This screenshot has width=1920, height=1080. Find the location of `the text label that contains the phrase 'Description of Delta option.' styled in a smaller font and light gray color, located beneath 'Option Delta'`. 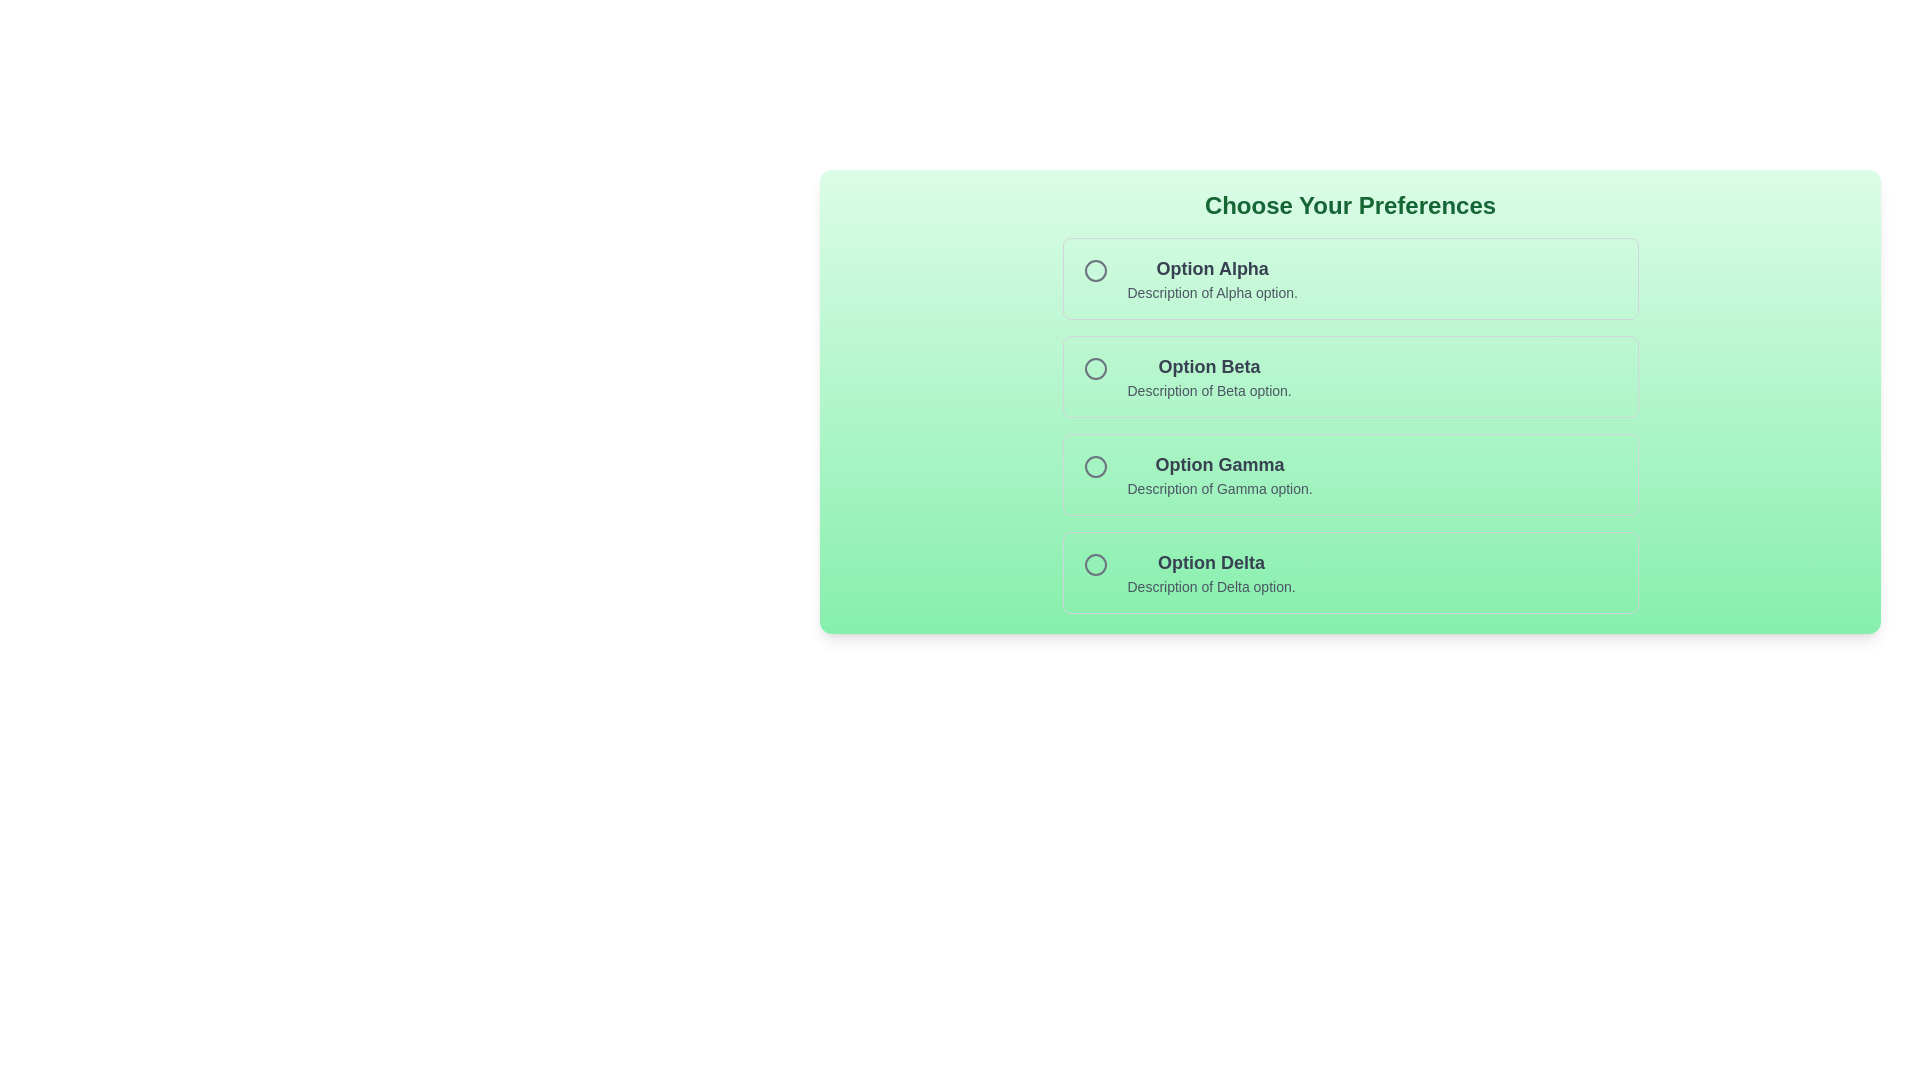

the text label that contains the phrase 'Description of Delta option.' styled in a smaller font and light gray color, located beneath 'Option Delta' is located at coordinates (1210, 585).